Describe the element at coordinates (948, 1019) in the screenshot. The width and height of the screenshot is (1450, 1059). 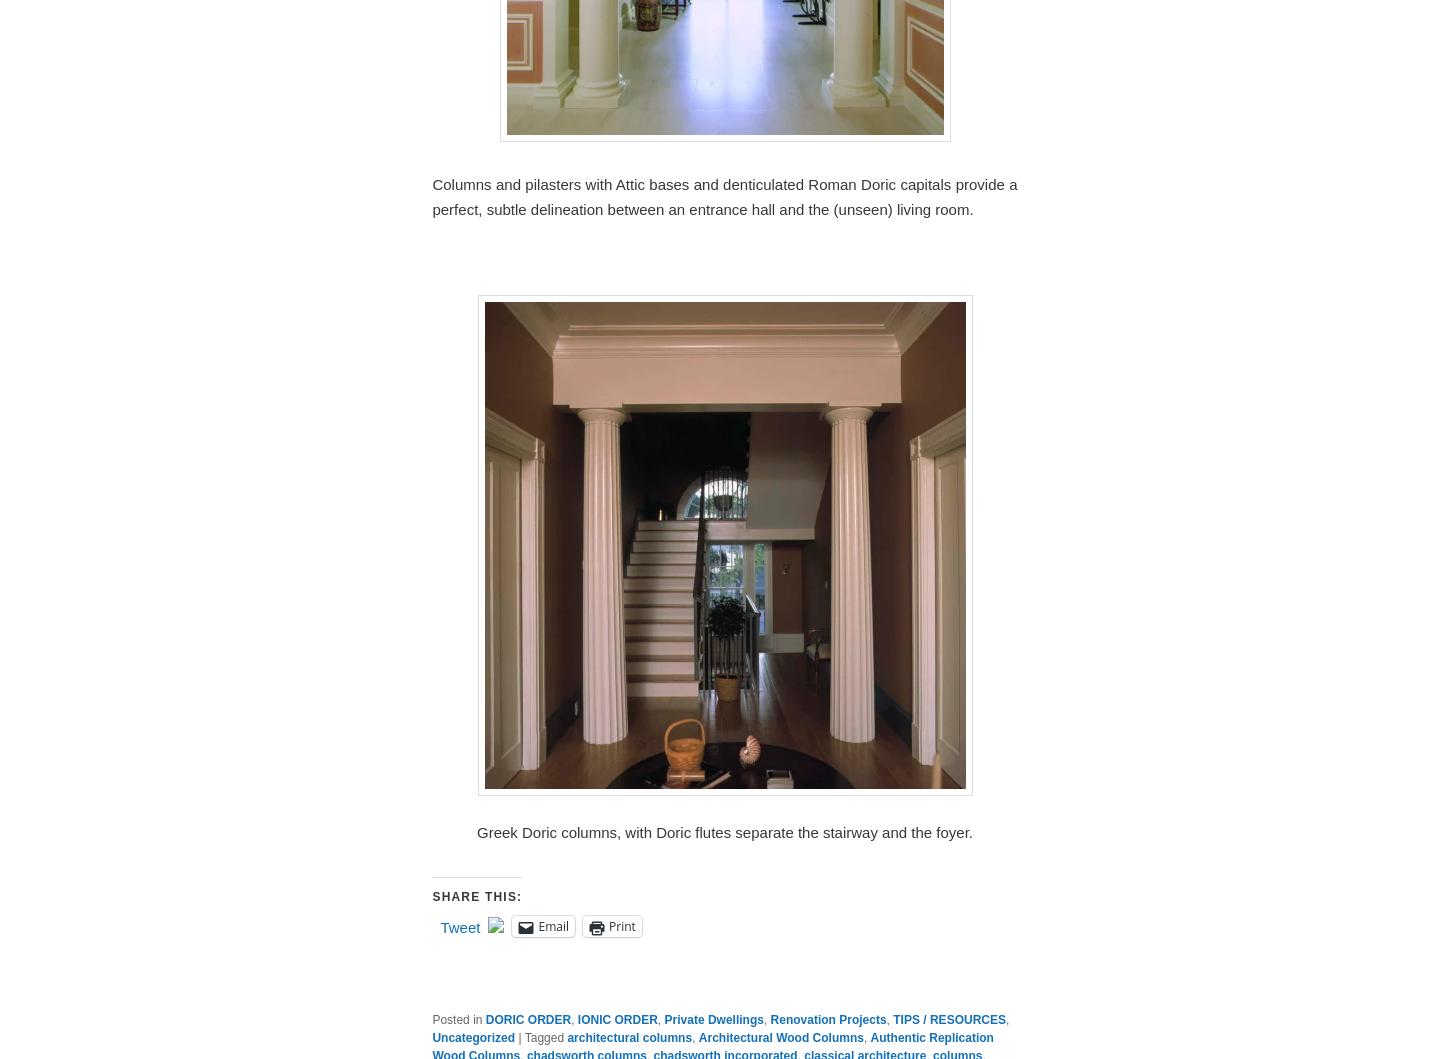
I see `'TIPS / RESOURCES'` at that location.